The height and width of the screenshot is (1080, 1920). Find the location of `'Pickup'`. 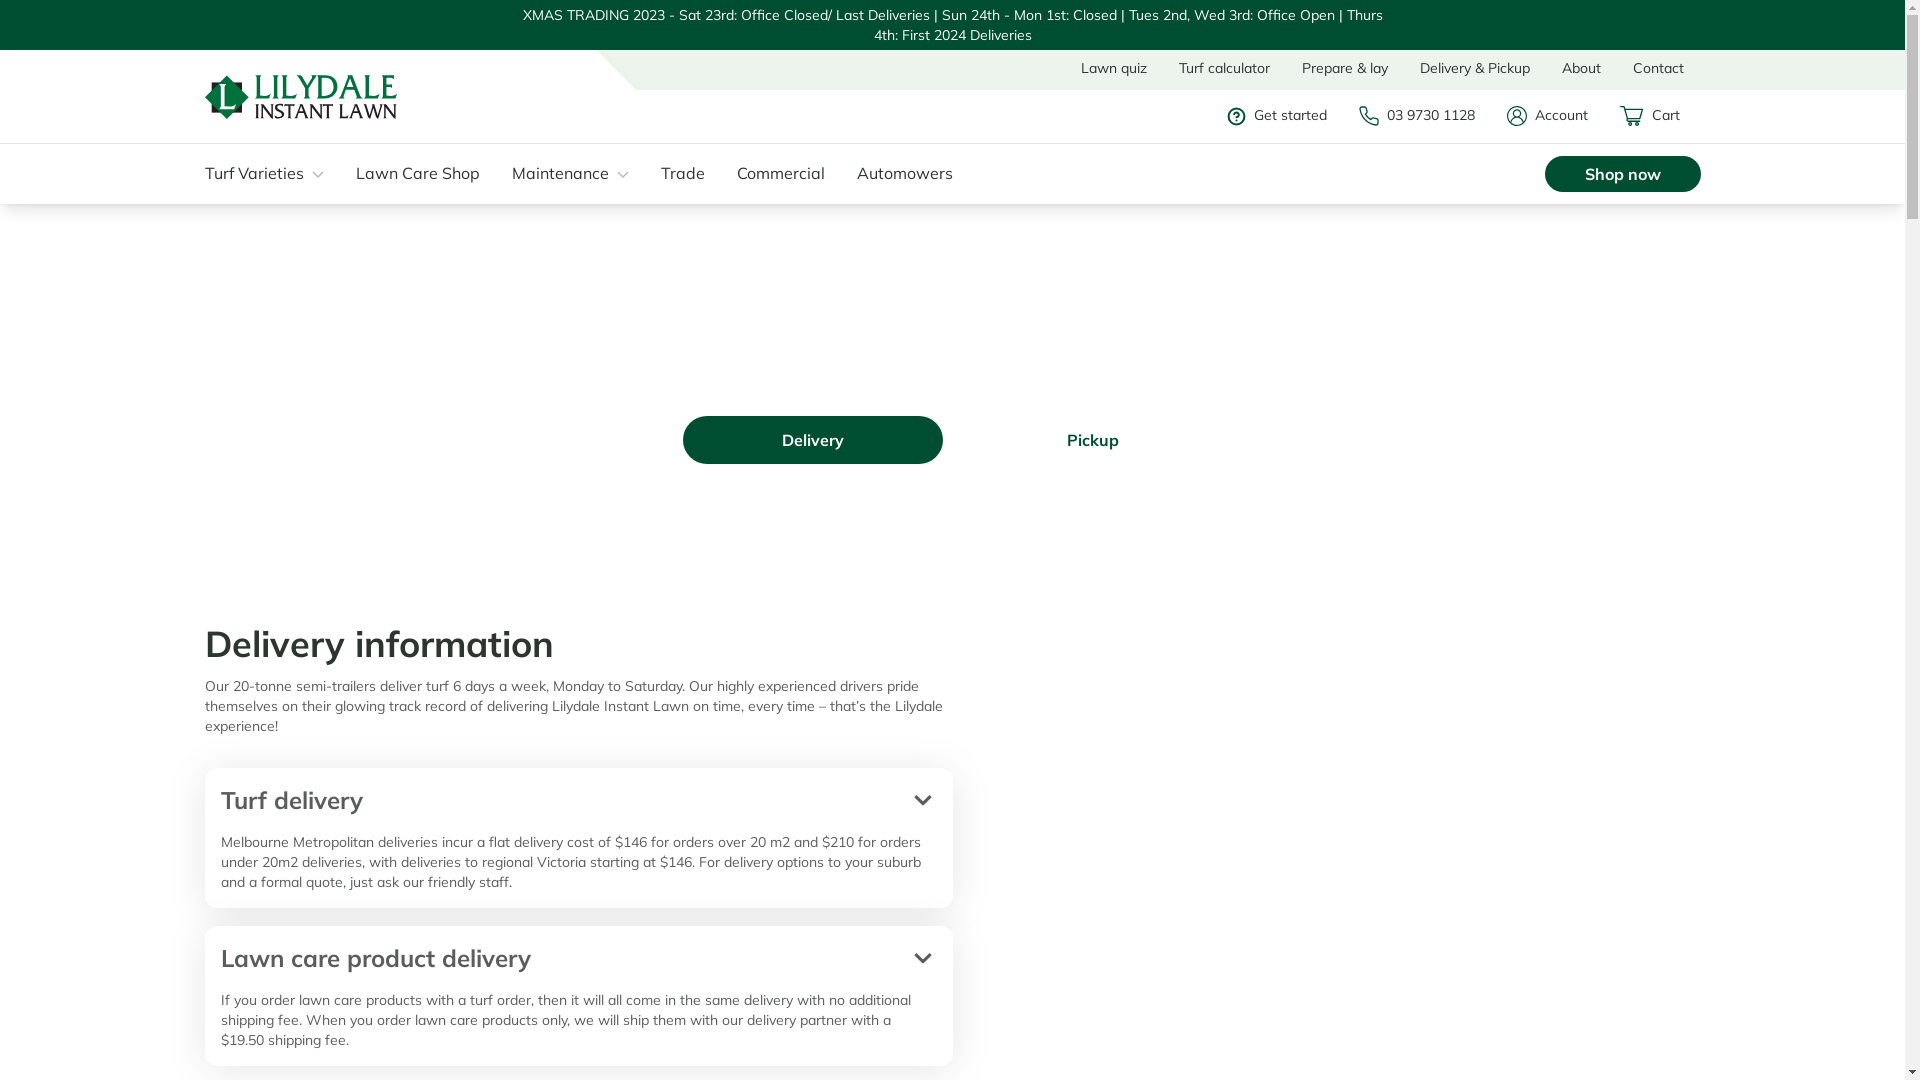

'Pickup' is located at coordinates (1091, 438).